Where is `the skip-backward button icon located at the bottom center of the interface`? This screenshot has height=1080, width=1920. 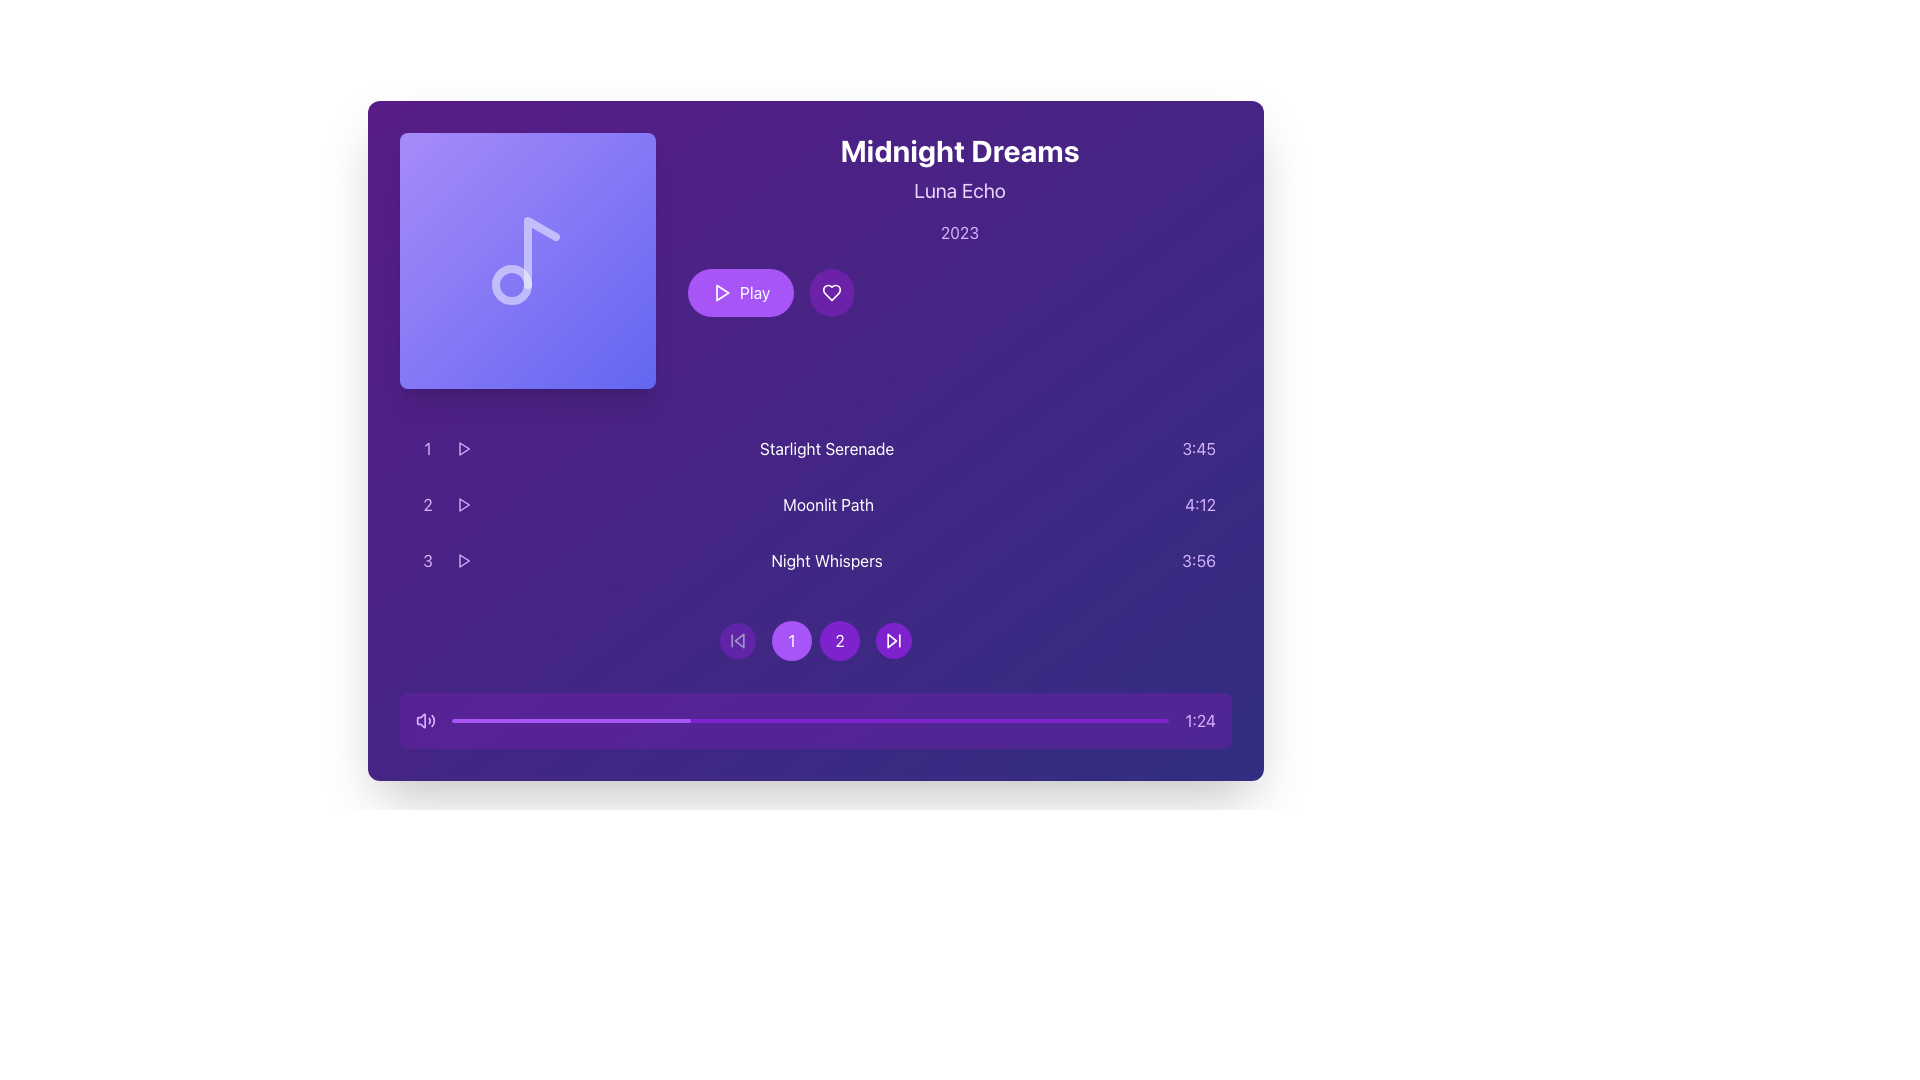
the skip-backward button icon located at the bottom center of the interface is located at coordinates (737, 640).